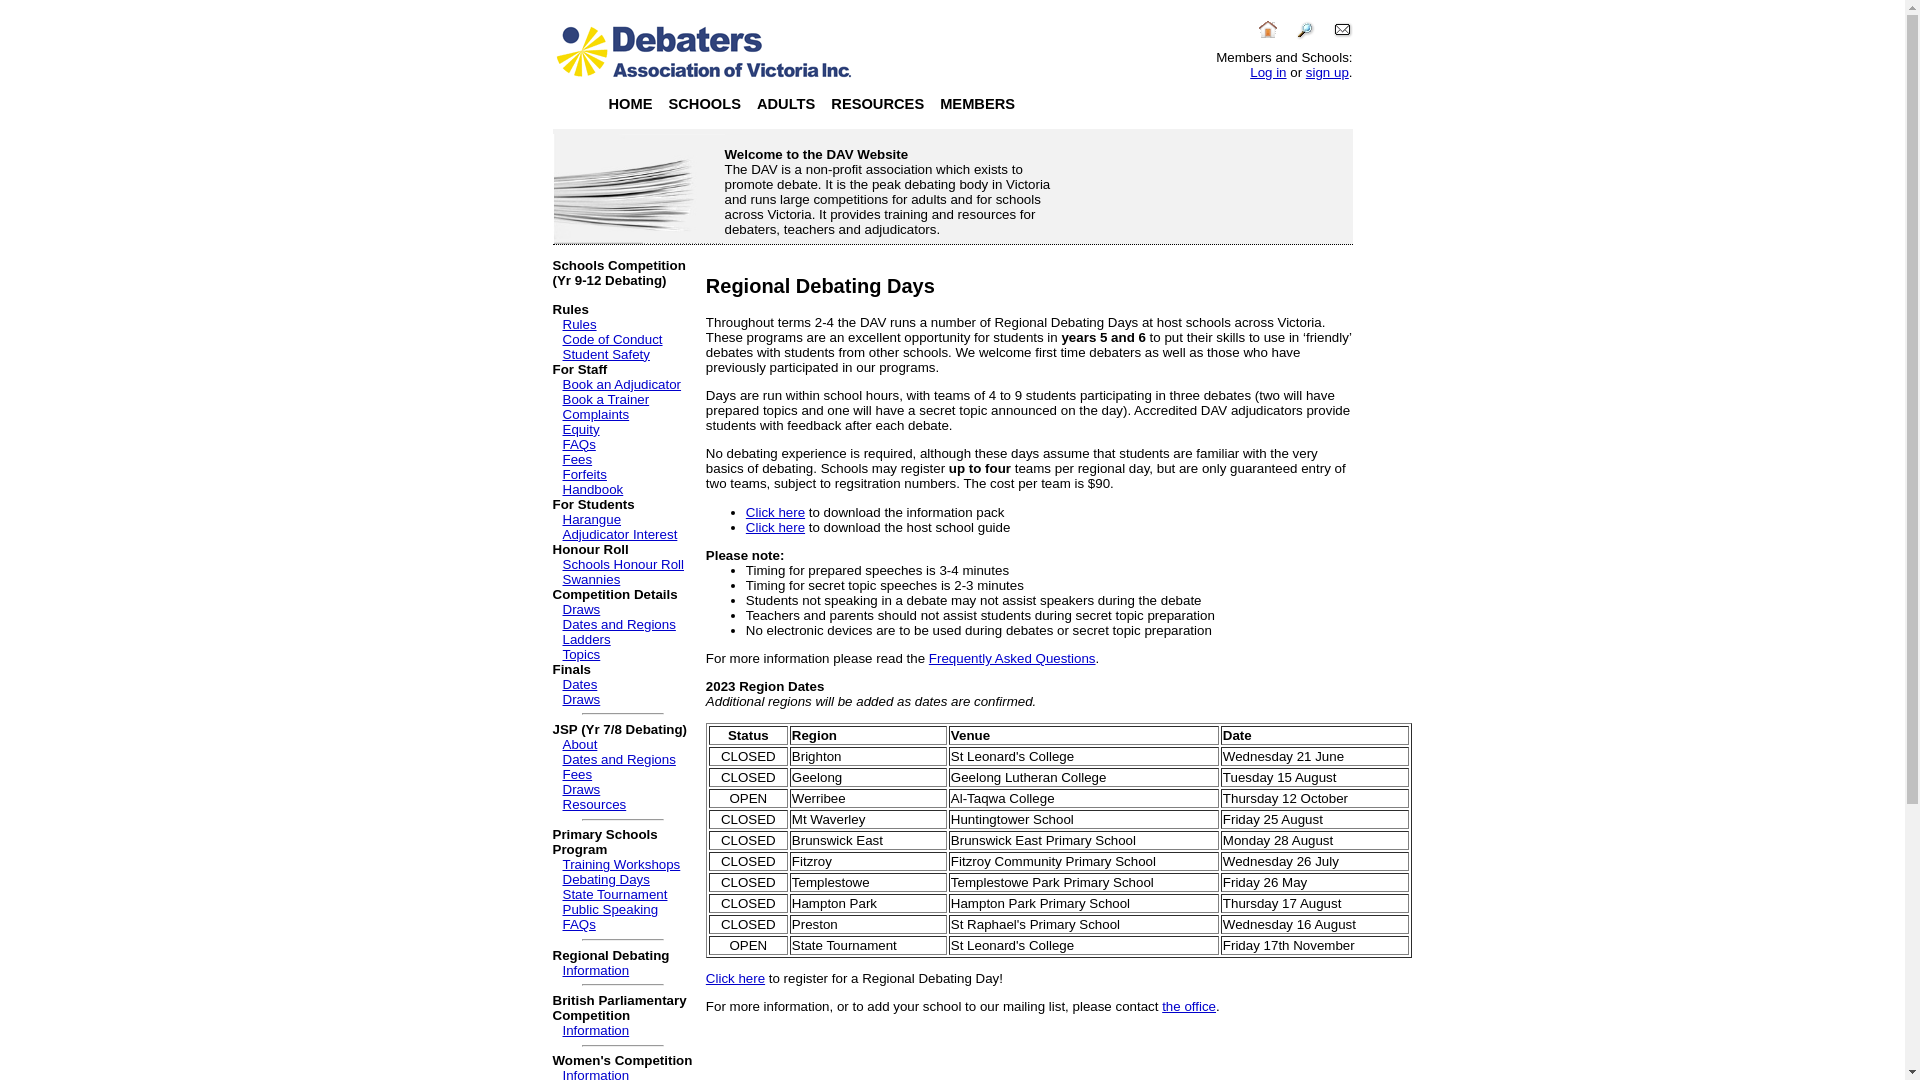  What do you see at coordinates (560, 579) in the screenshot?
I see `'Swannies'` at bounding box center [560, 579].